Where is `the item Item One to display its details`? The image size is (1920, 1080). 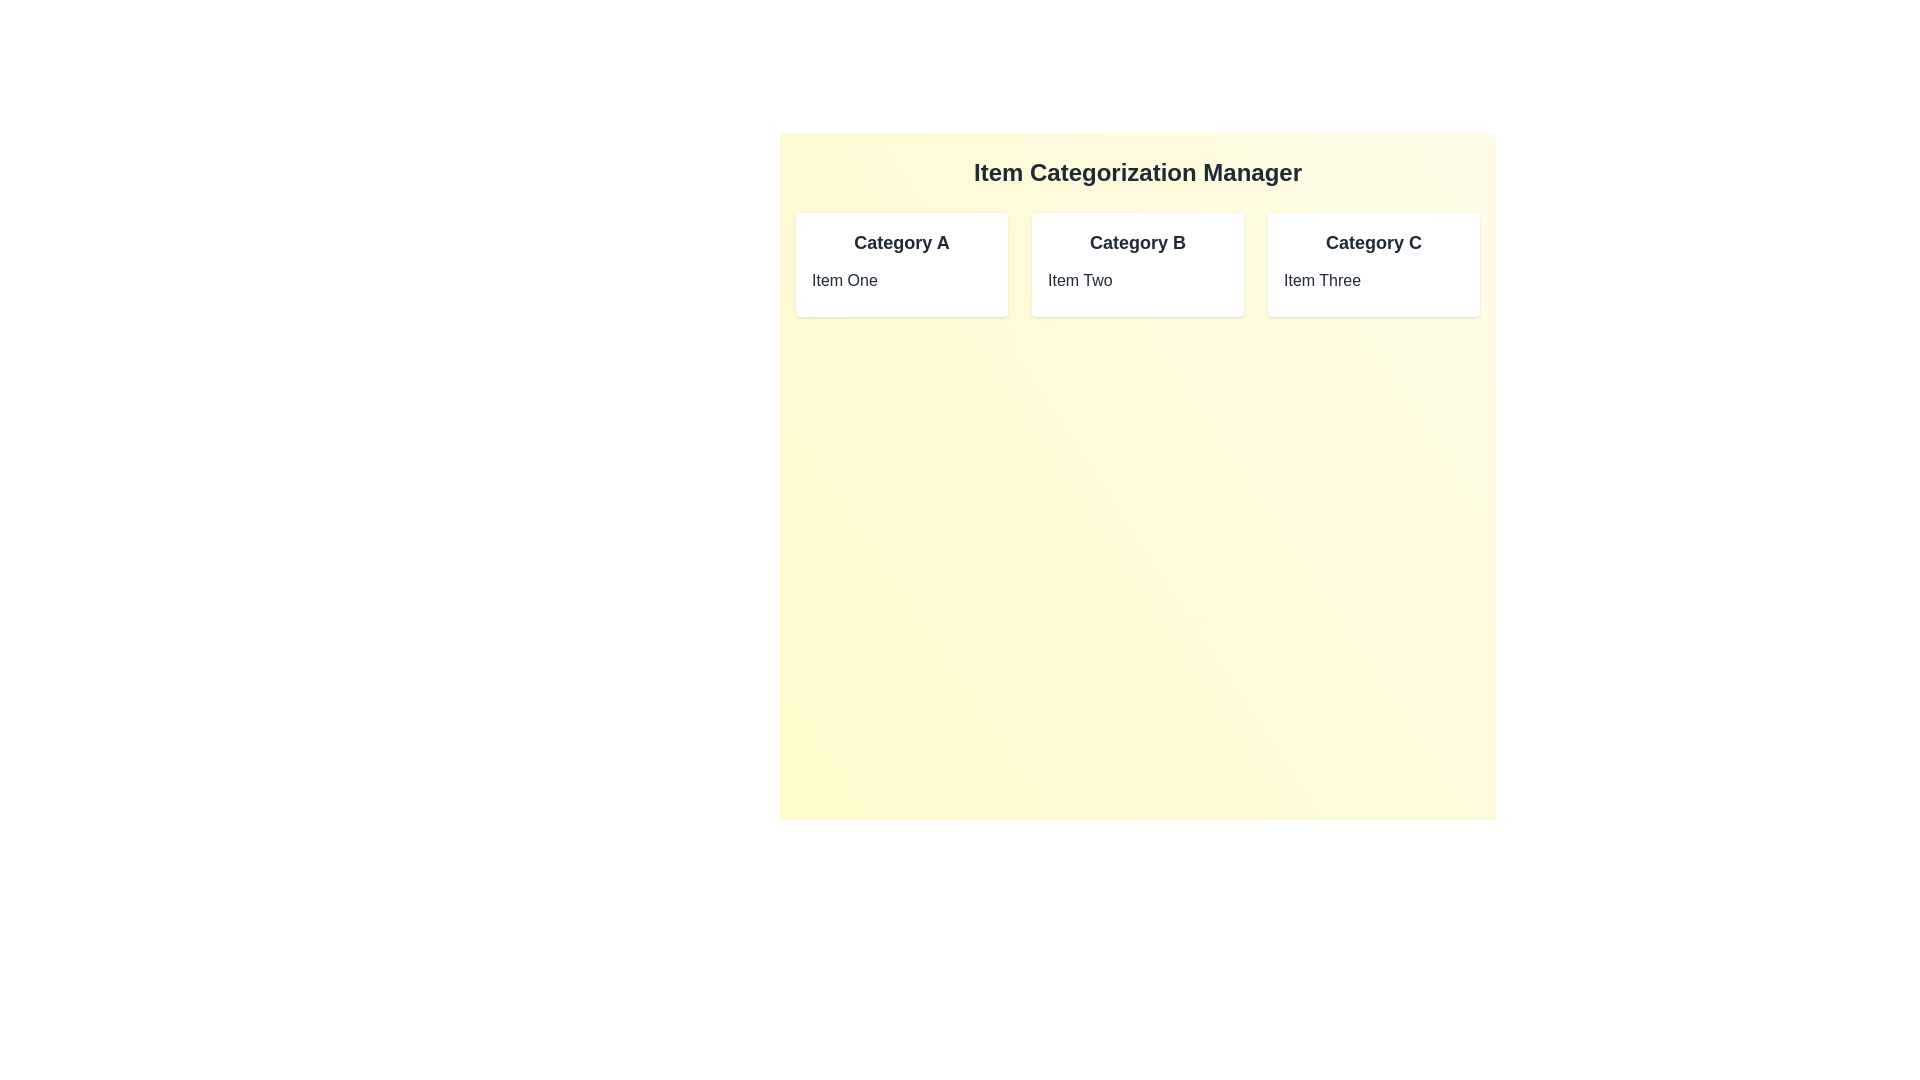 the item Item One to display its details is located at coordinates (901, 281).